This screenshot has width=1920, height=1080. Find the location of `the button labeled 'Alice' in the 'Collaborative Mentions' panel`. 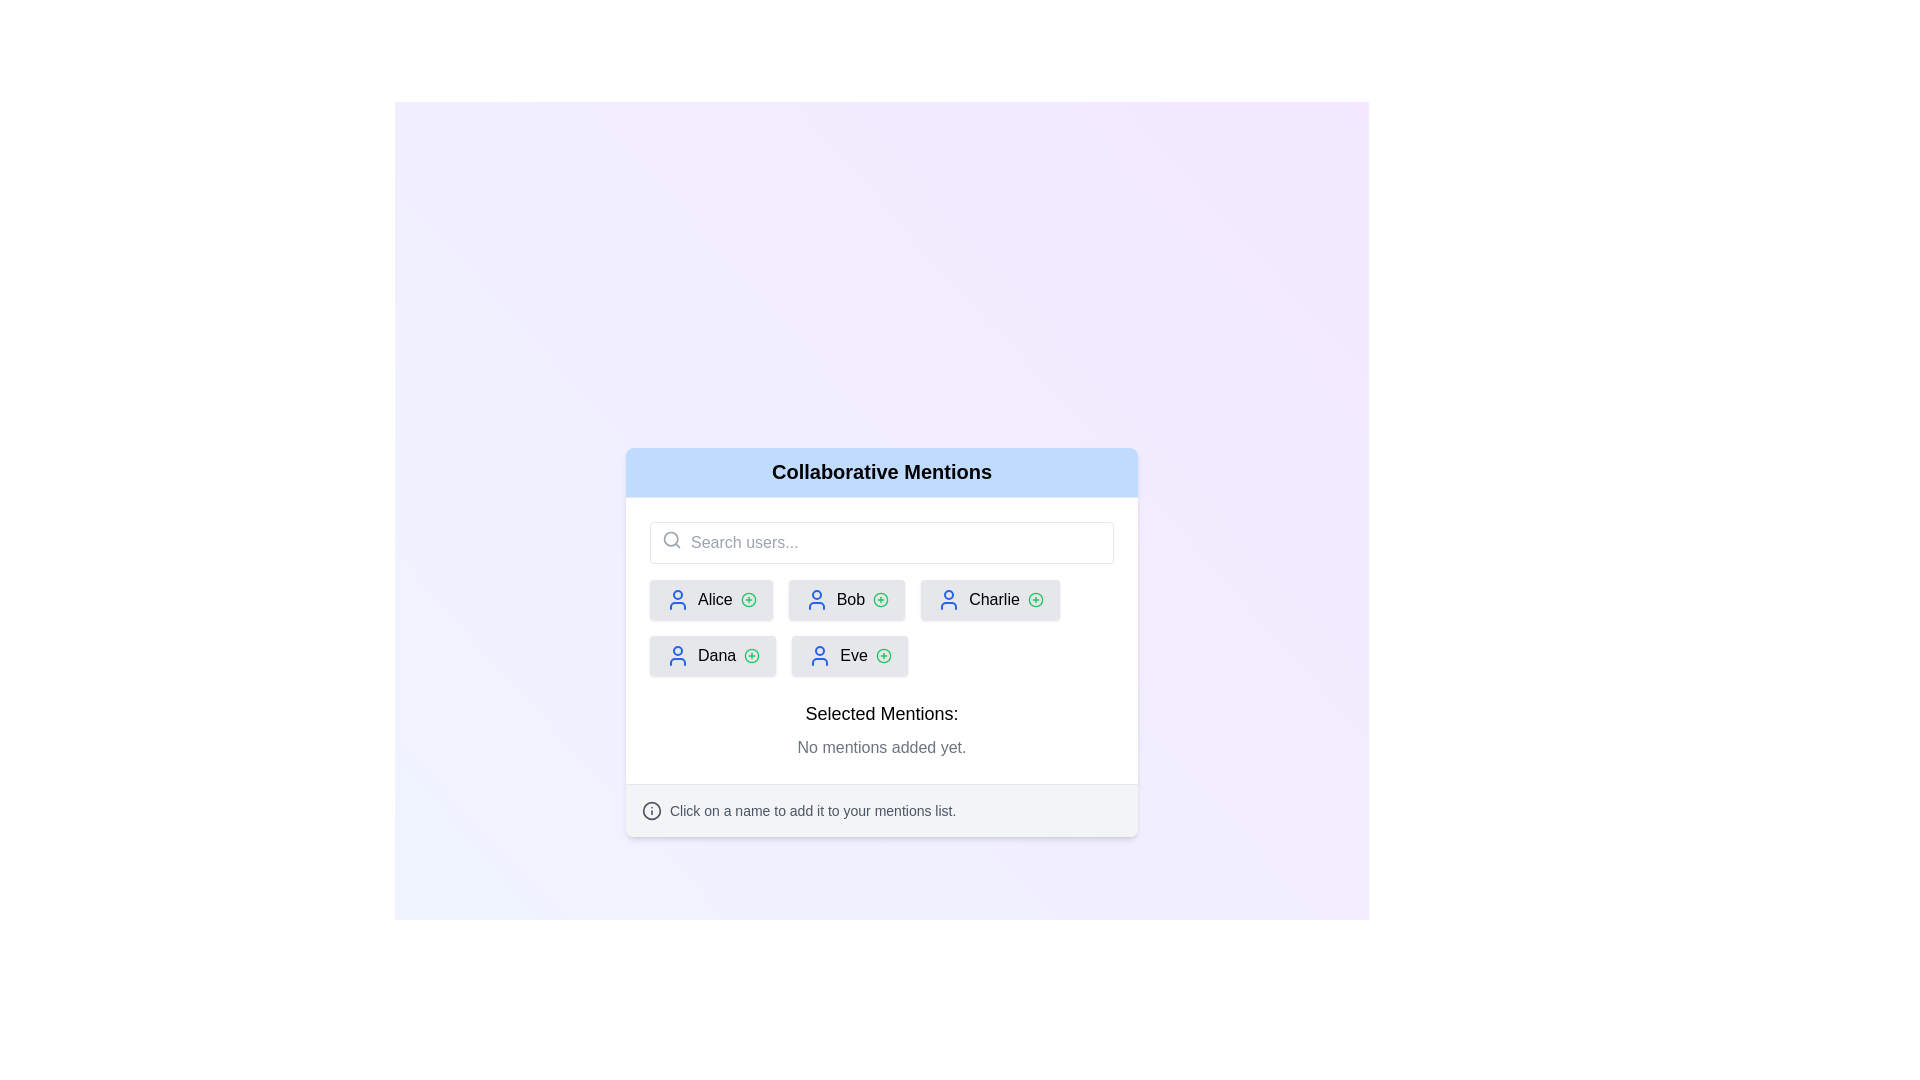

the button labeled 'Alice' in the 'Collaborative Mentions' panel is located at coordinates (711, 598).